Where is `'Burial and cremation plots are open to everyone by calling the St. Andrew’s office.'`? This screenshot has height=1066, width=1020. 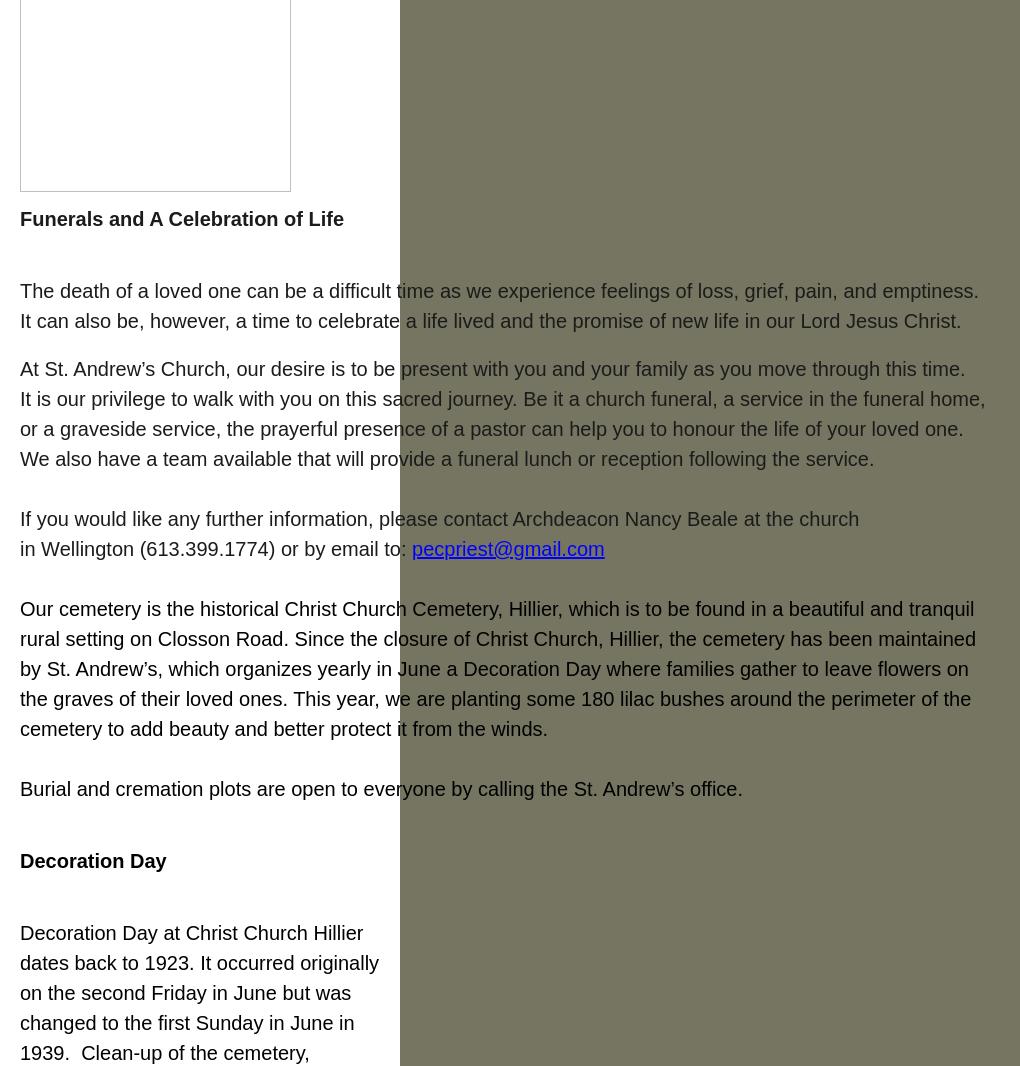 'Burial and cremation plots are open to everyone by calling the St. Andrew’s office.' is located at coordinates (380, 788).